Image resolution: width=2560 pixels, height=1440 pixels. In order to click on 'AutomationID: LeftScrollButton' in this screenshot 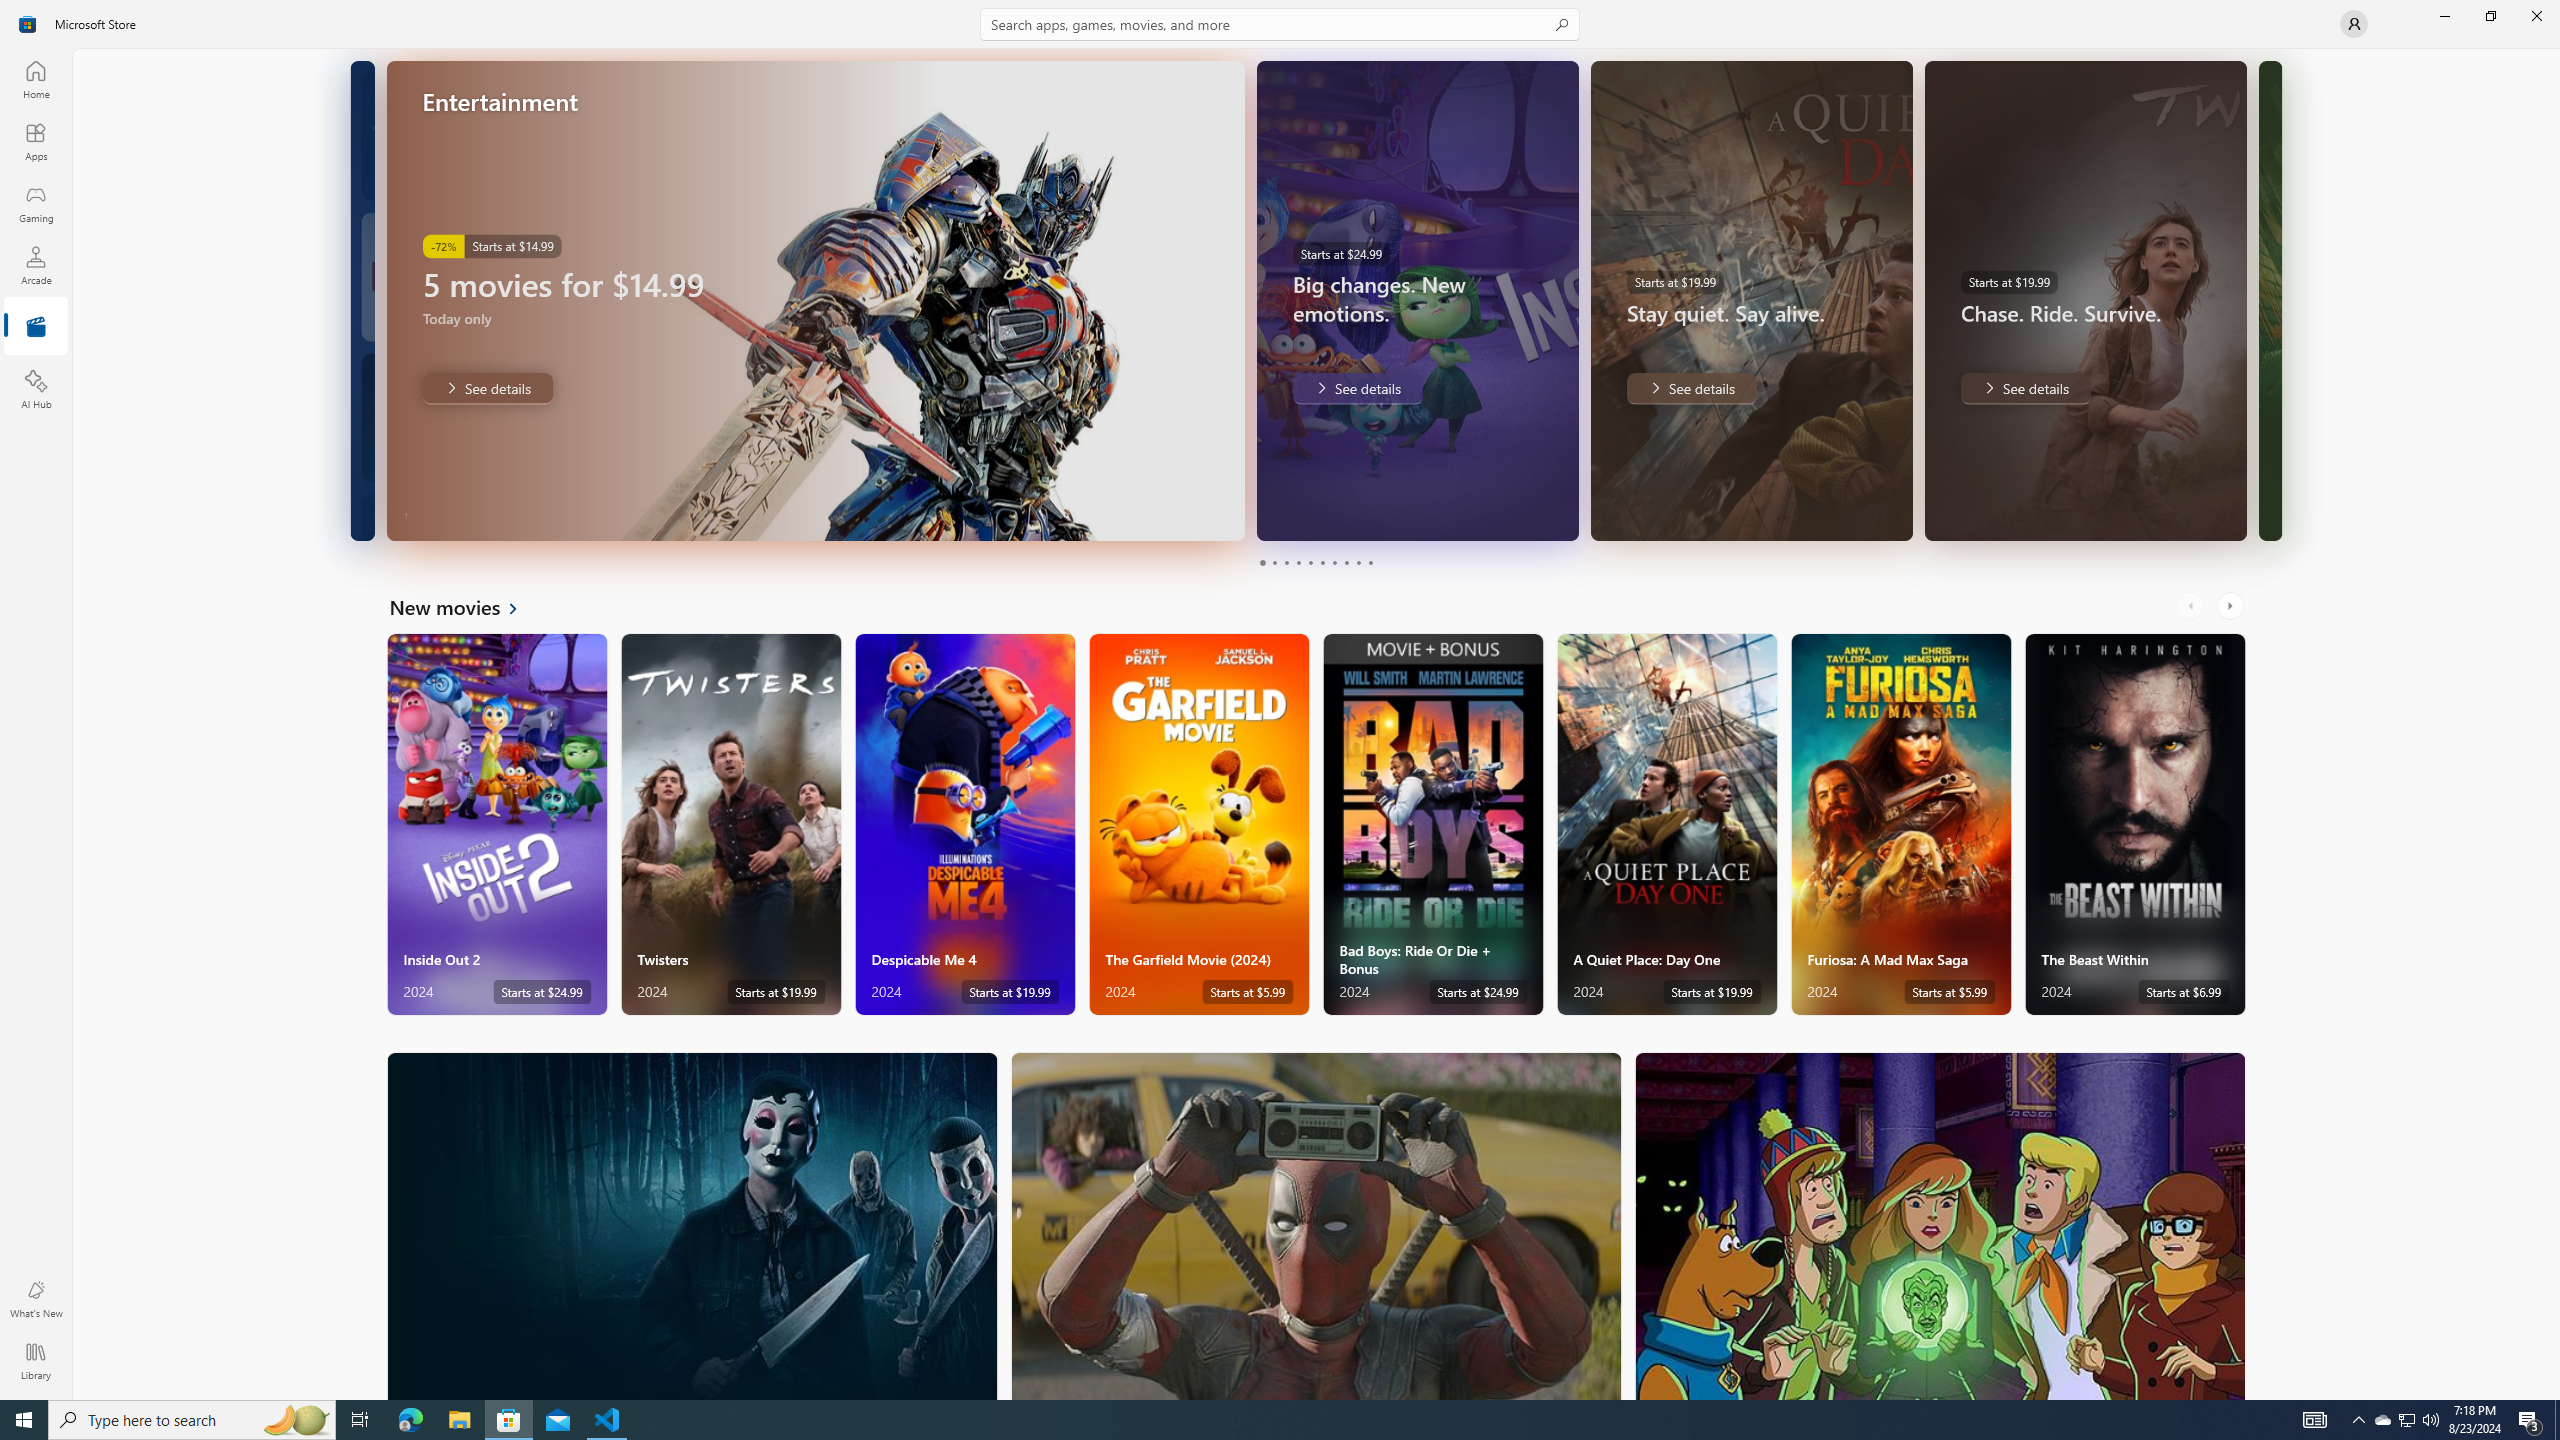, I will do `click(2192, 605)`.